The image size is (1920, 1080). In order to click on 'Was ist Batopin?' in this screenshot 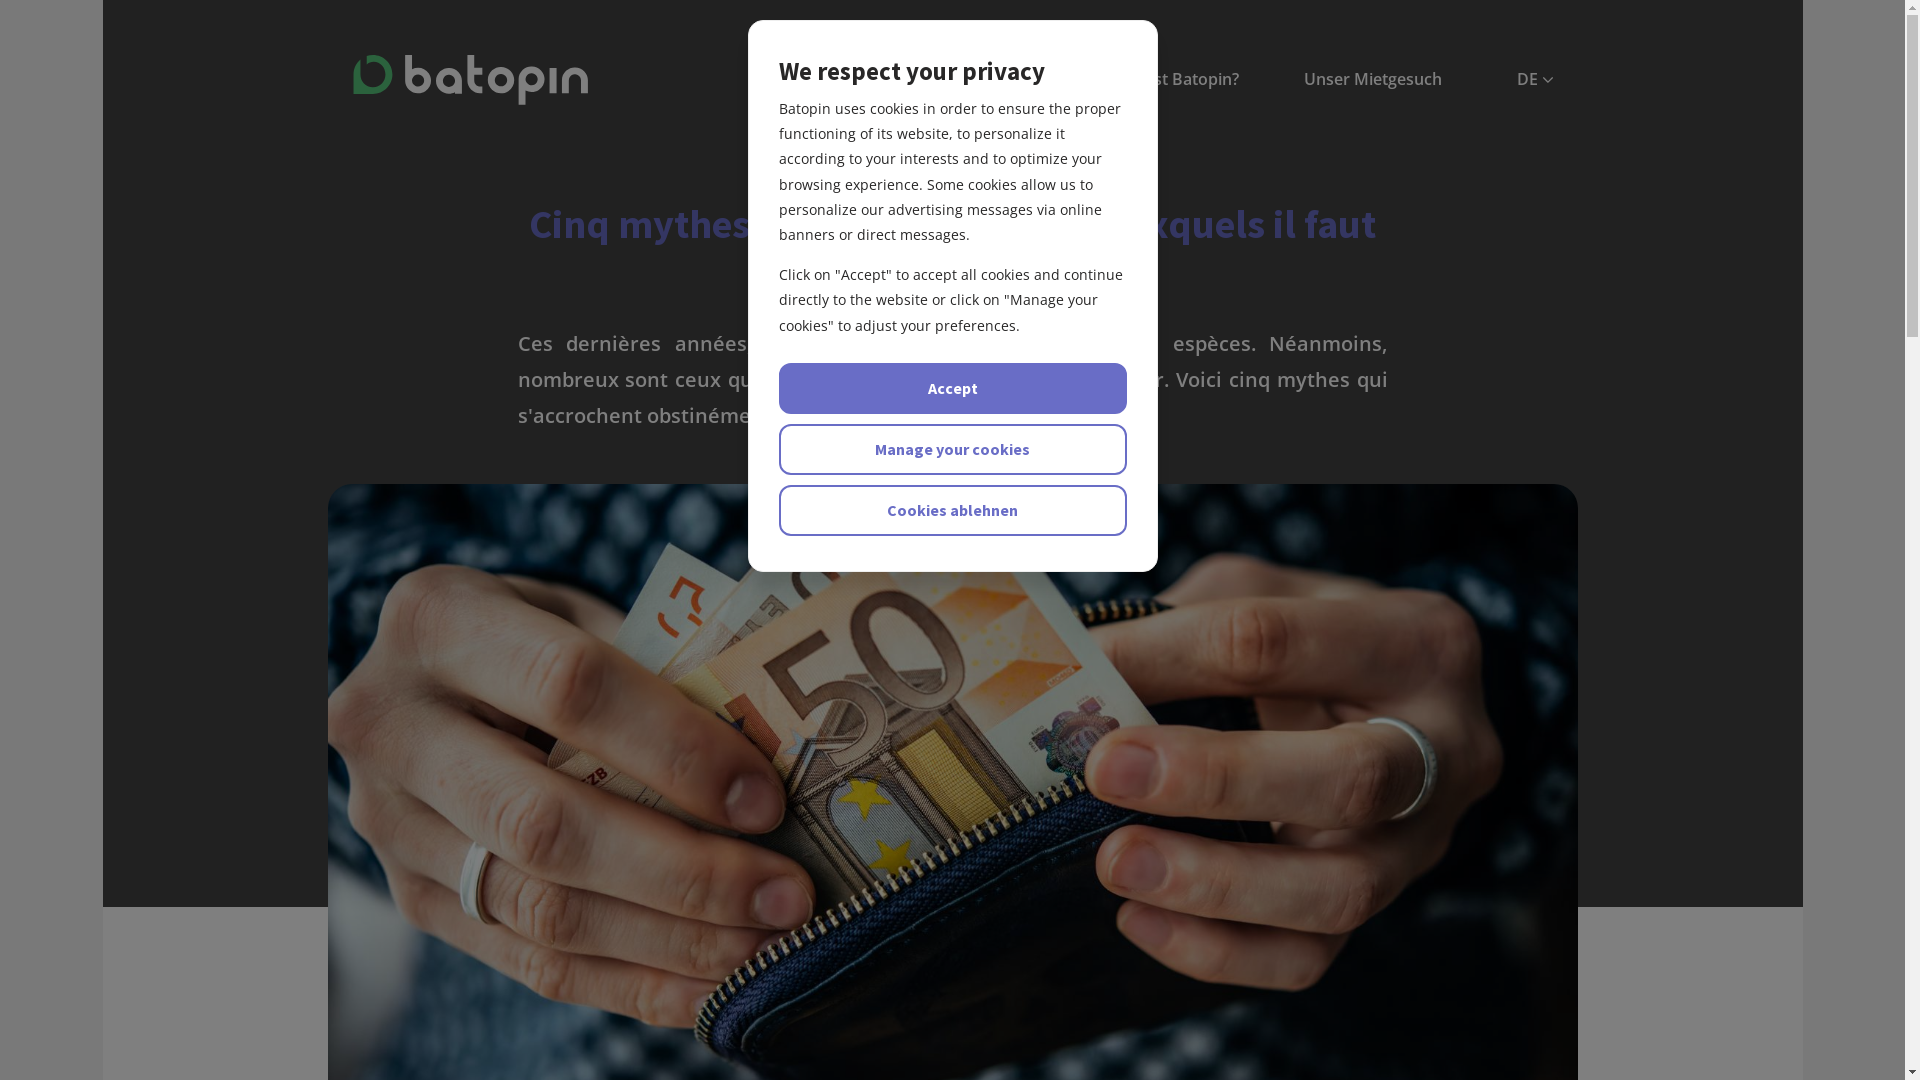, I will do `click(1175, 78)`.